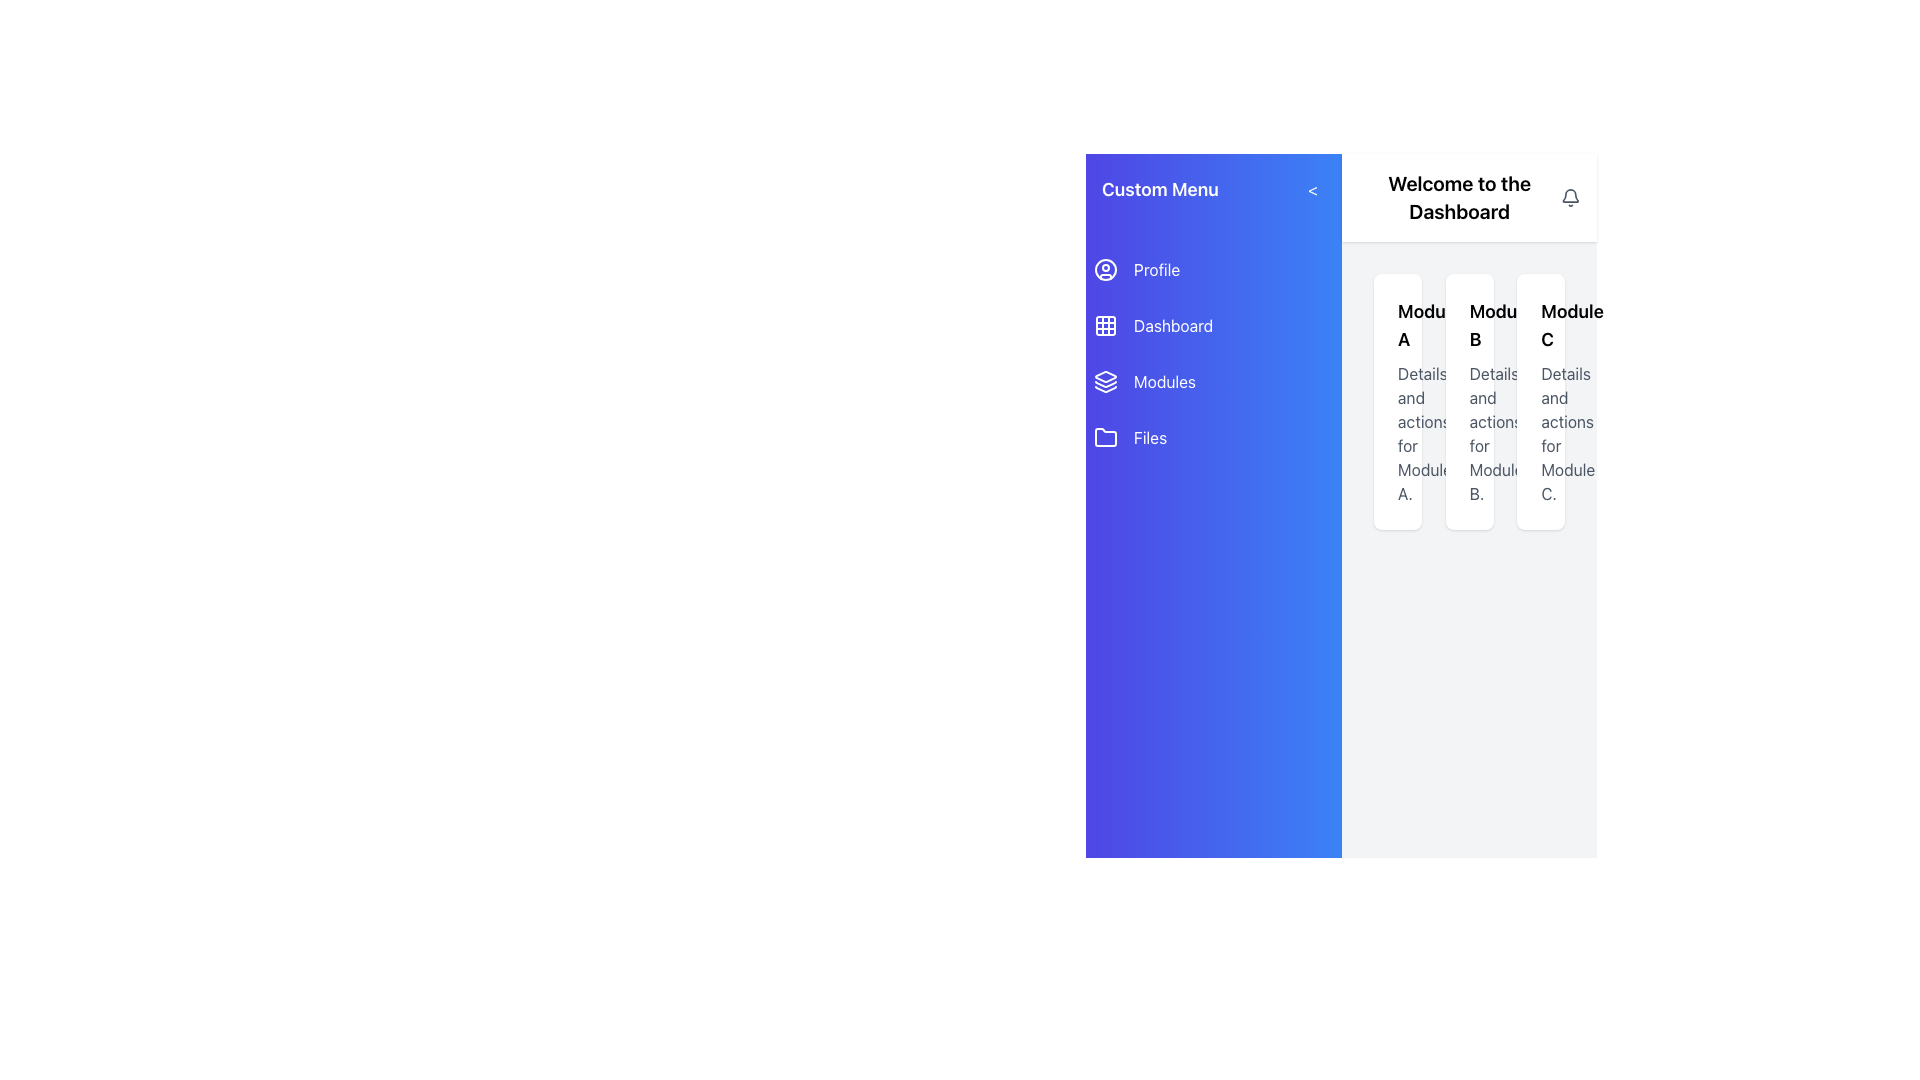  I want to click on the Dashboard icon, so click(1104, 325).